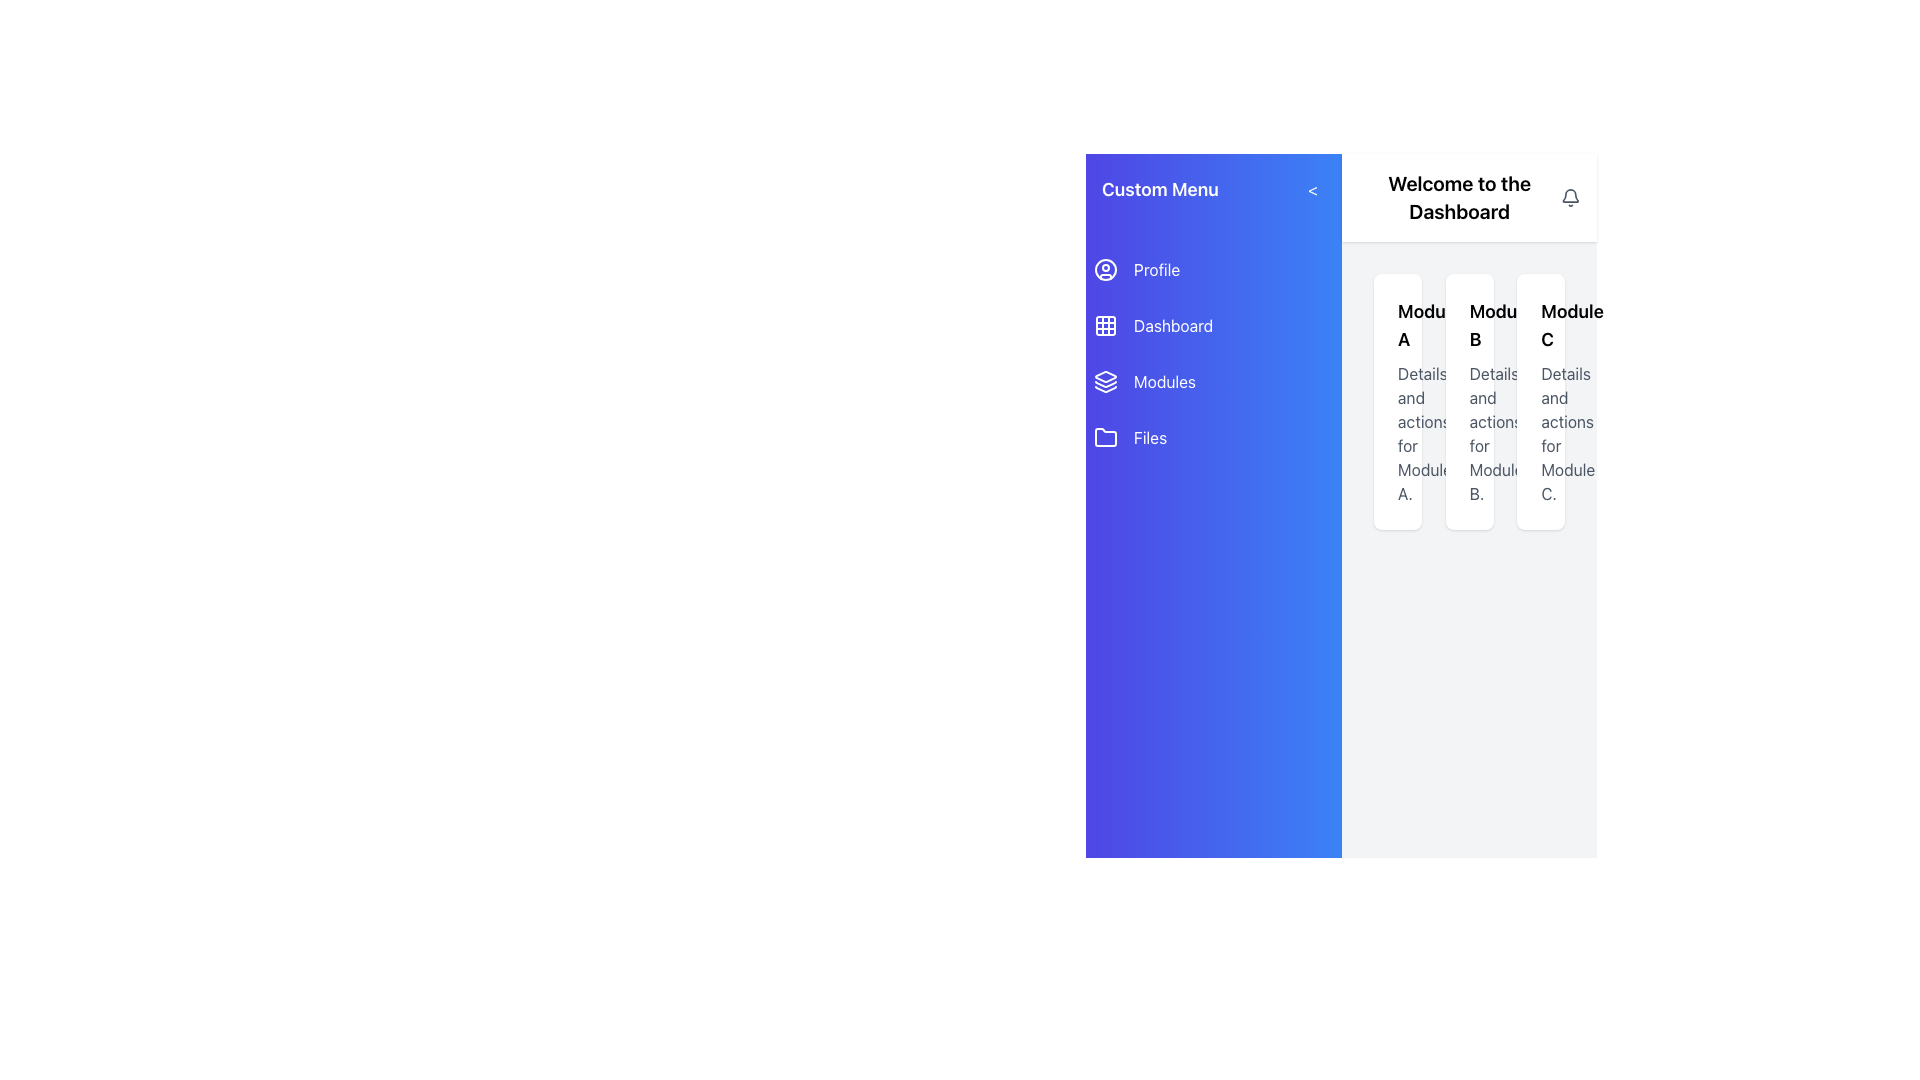  I want to click on the Dashboard icon, so click(1104, 325).